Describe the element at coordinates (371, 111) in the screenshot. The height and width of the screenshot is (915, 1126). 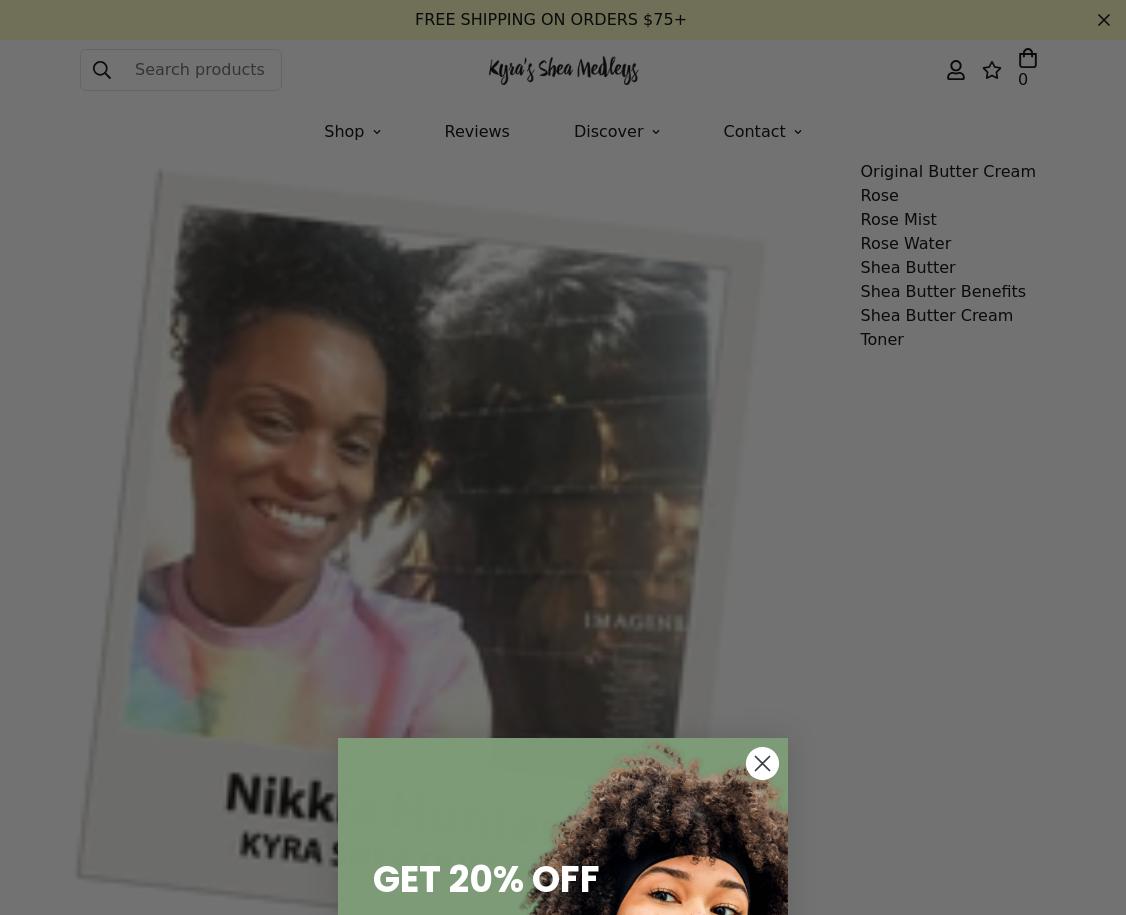
I see `'Stephanie Taylor'` at that location.